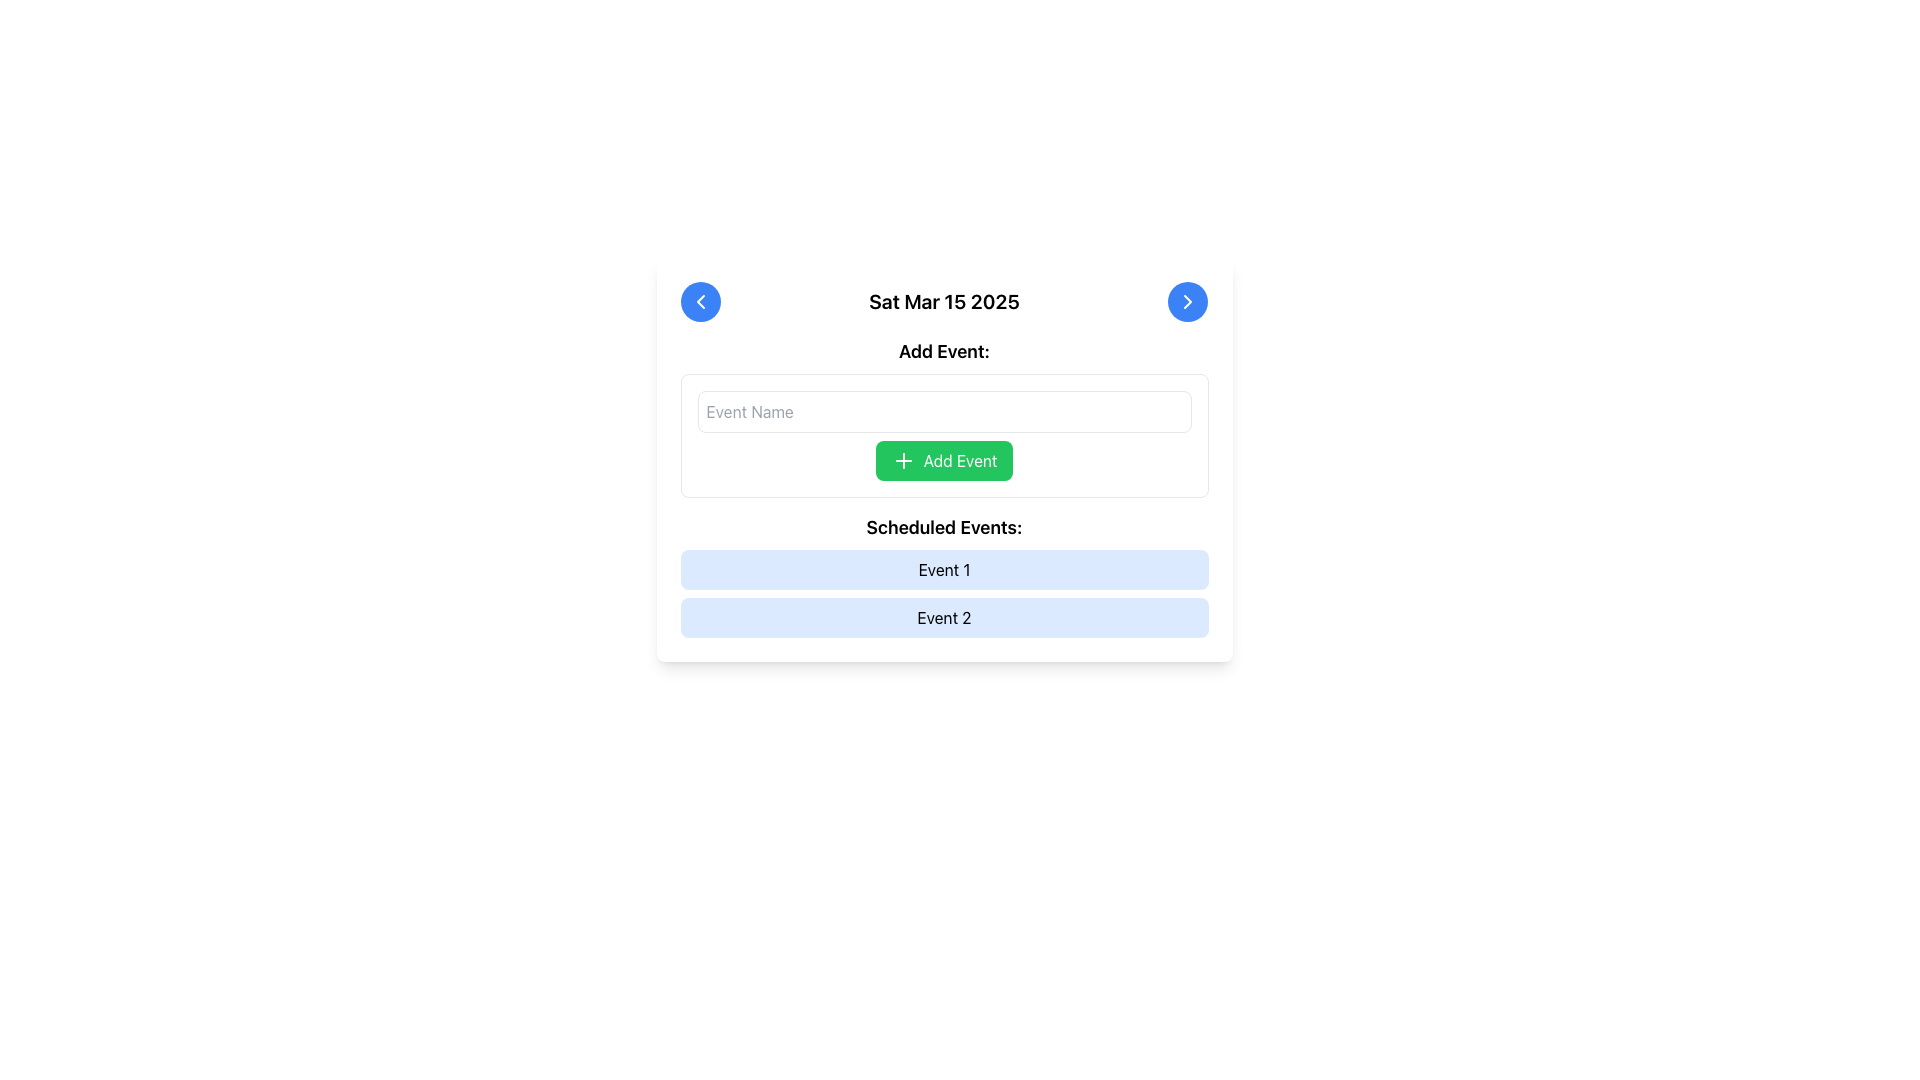 Image resolution: width=1920 pixels, height=1080 pixels. Describe the element at coordinates (1188, 301) in the screenshot. I see `the navigation icon located inside a circular button at the top-right corner of the interface, next` at that location.